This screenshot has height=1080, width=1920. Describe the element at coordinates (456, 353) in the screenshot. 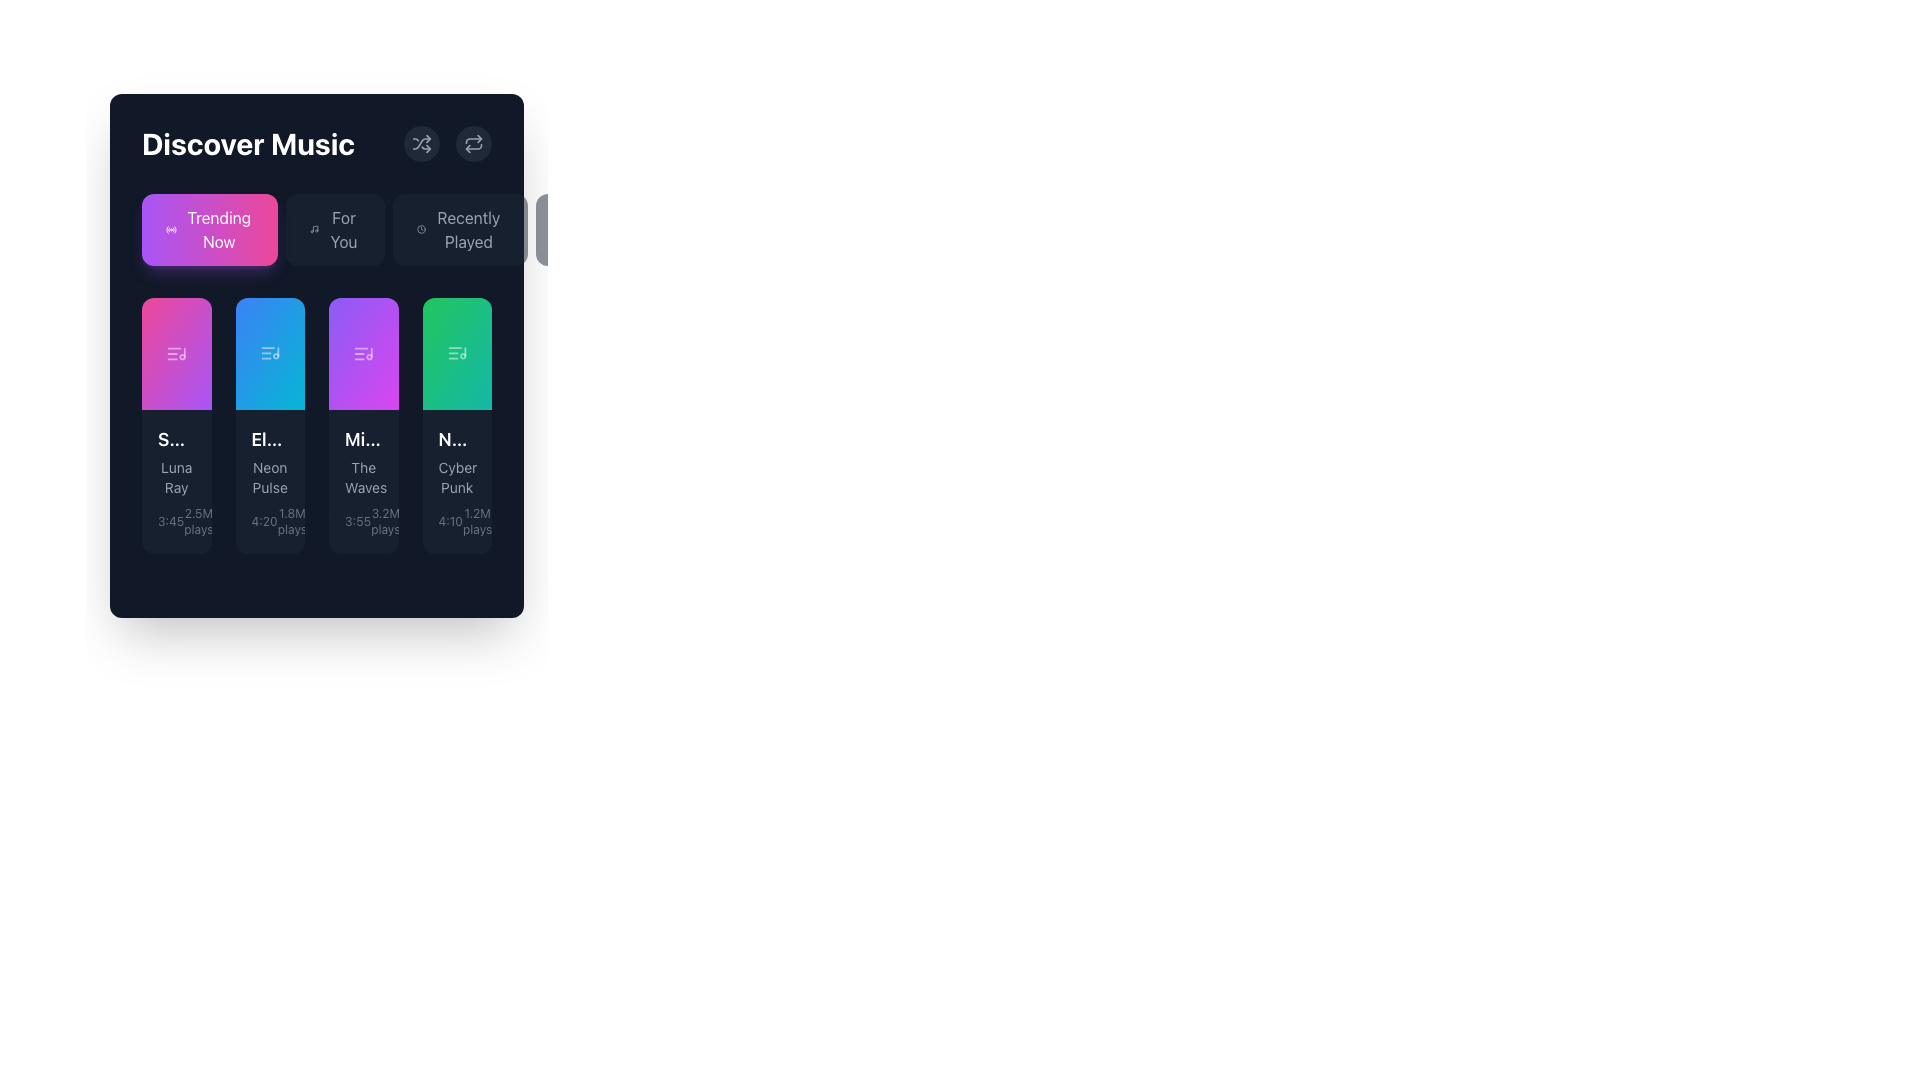

I see `the music icon on the green card labeled 'Cyber Punk', which is positioned in the center of the card and represents a musical feature` at that location.